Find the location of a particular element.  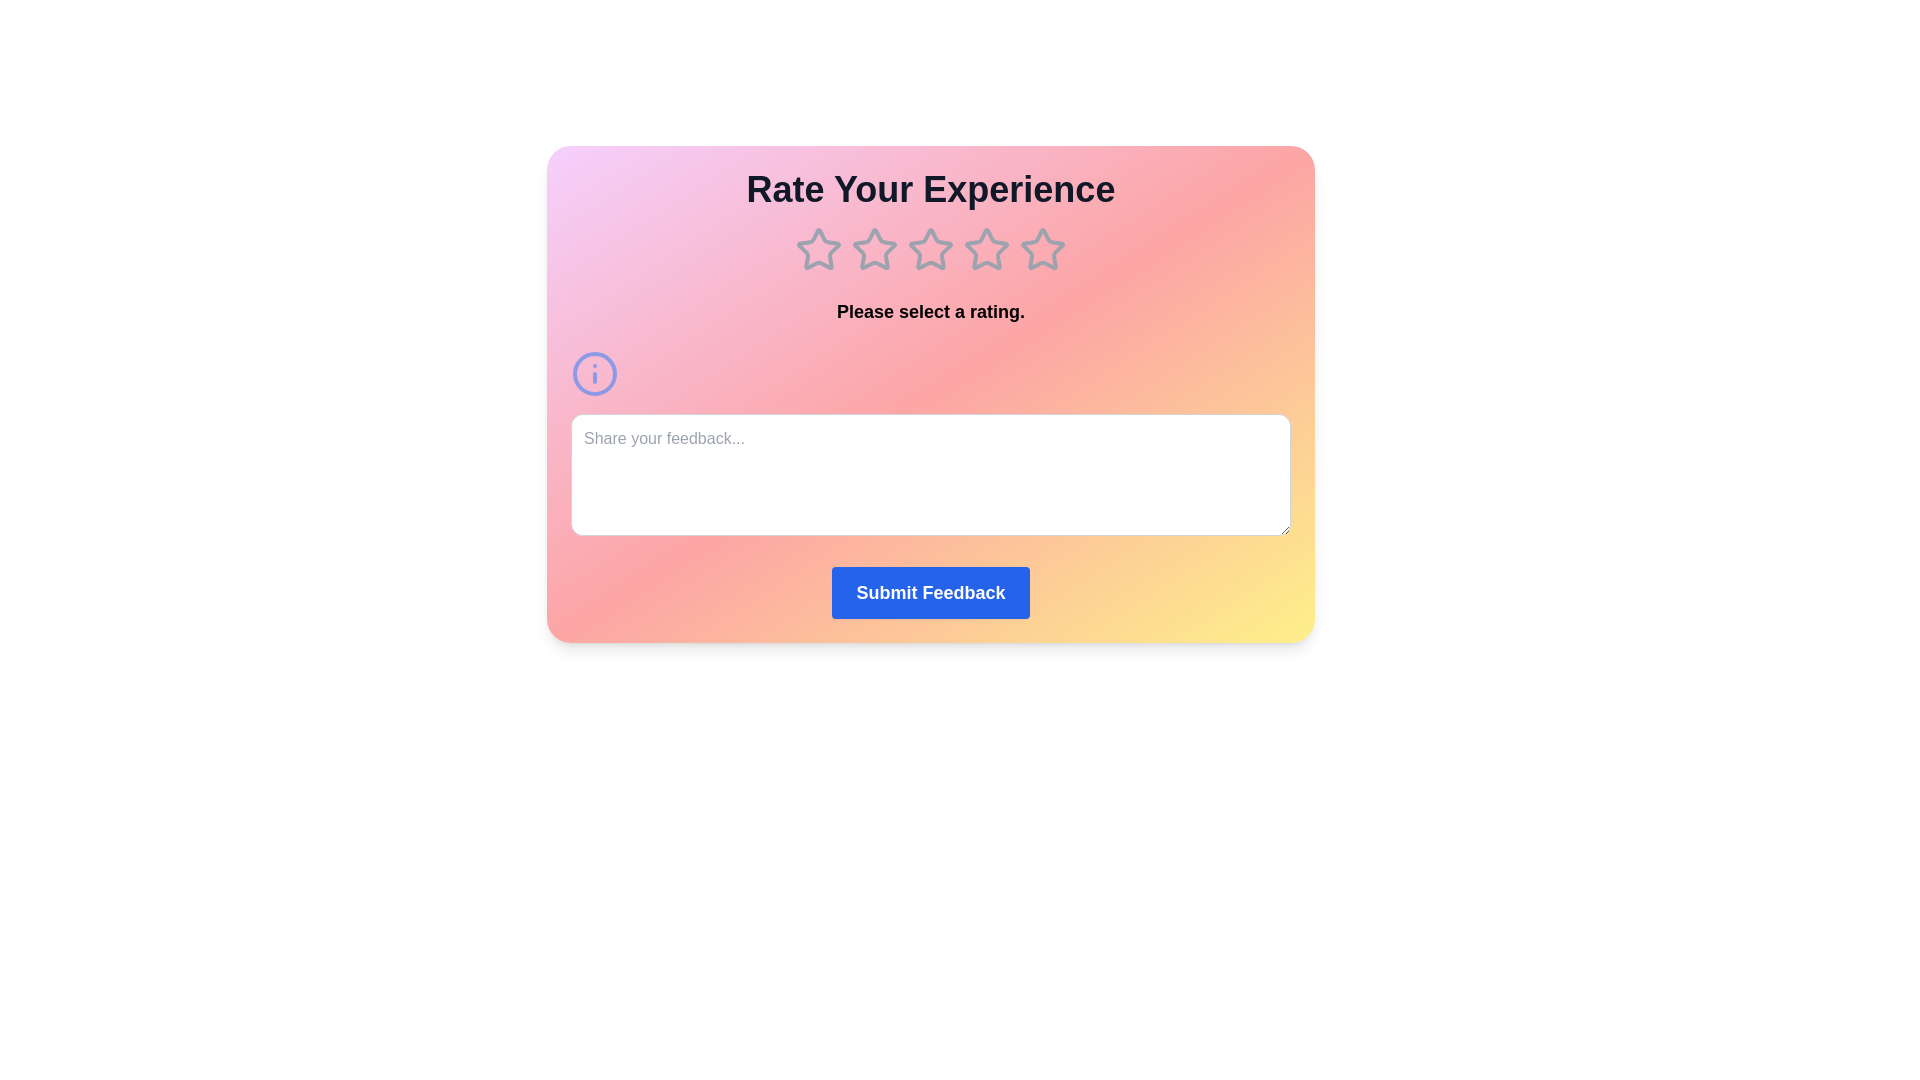

the 4 star in the rating component is located at coordinates (987, 249).